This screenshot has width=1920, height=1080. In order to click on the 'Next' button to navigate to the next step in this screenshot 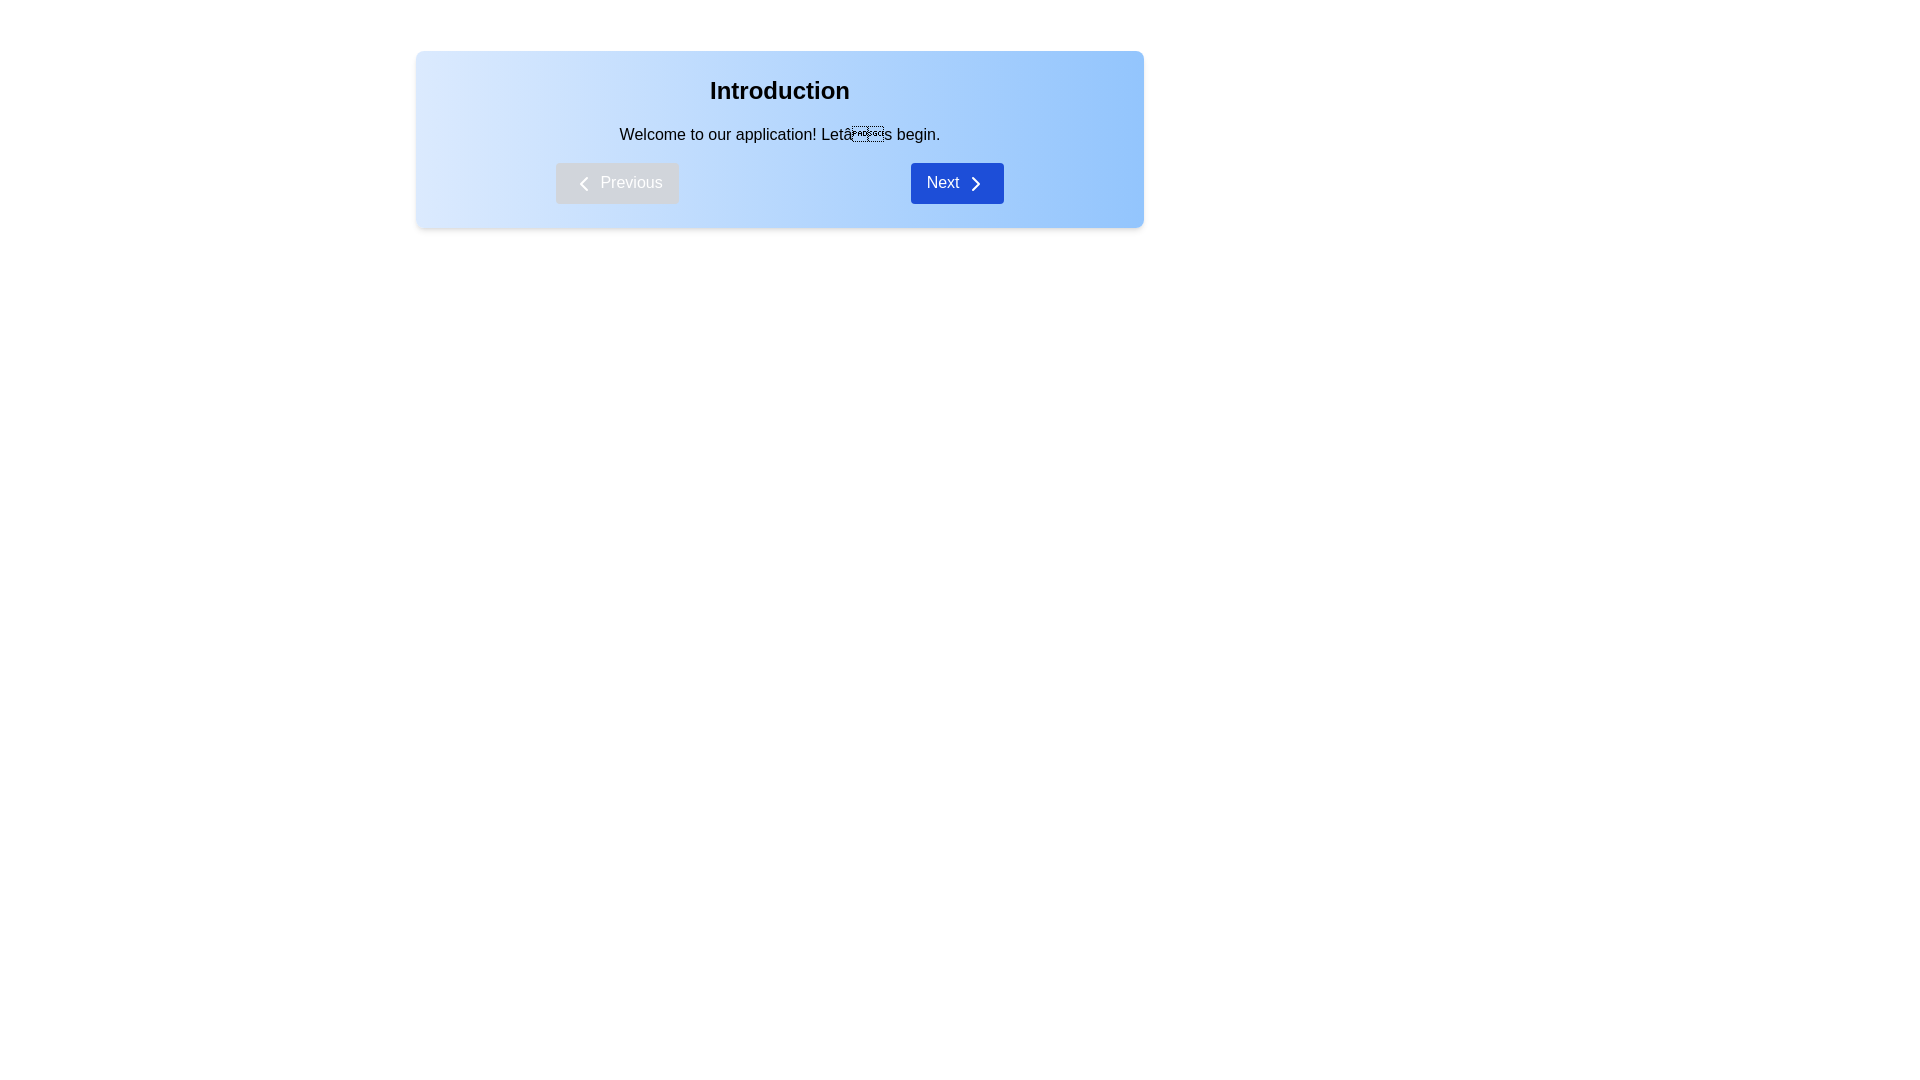, I will do `click(955, 182)`.